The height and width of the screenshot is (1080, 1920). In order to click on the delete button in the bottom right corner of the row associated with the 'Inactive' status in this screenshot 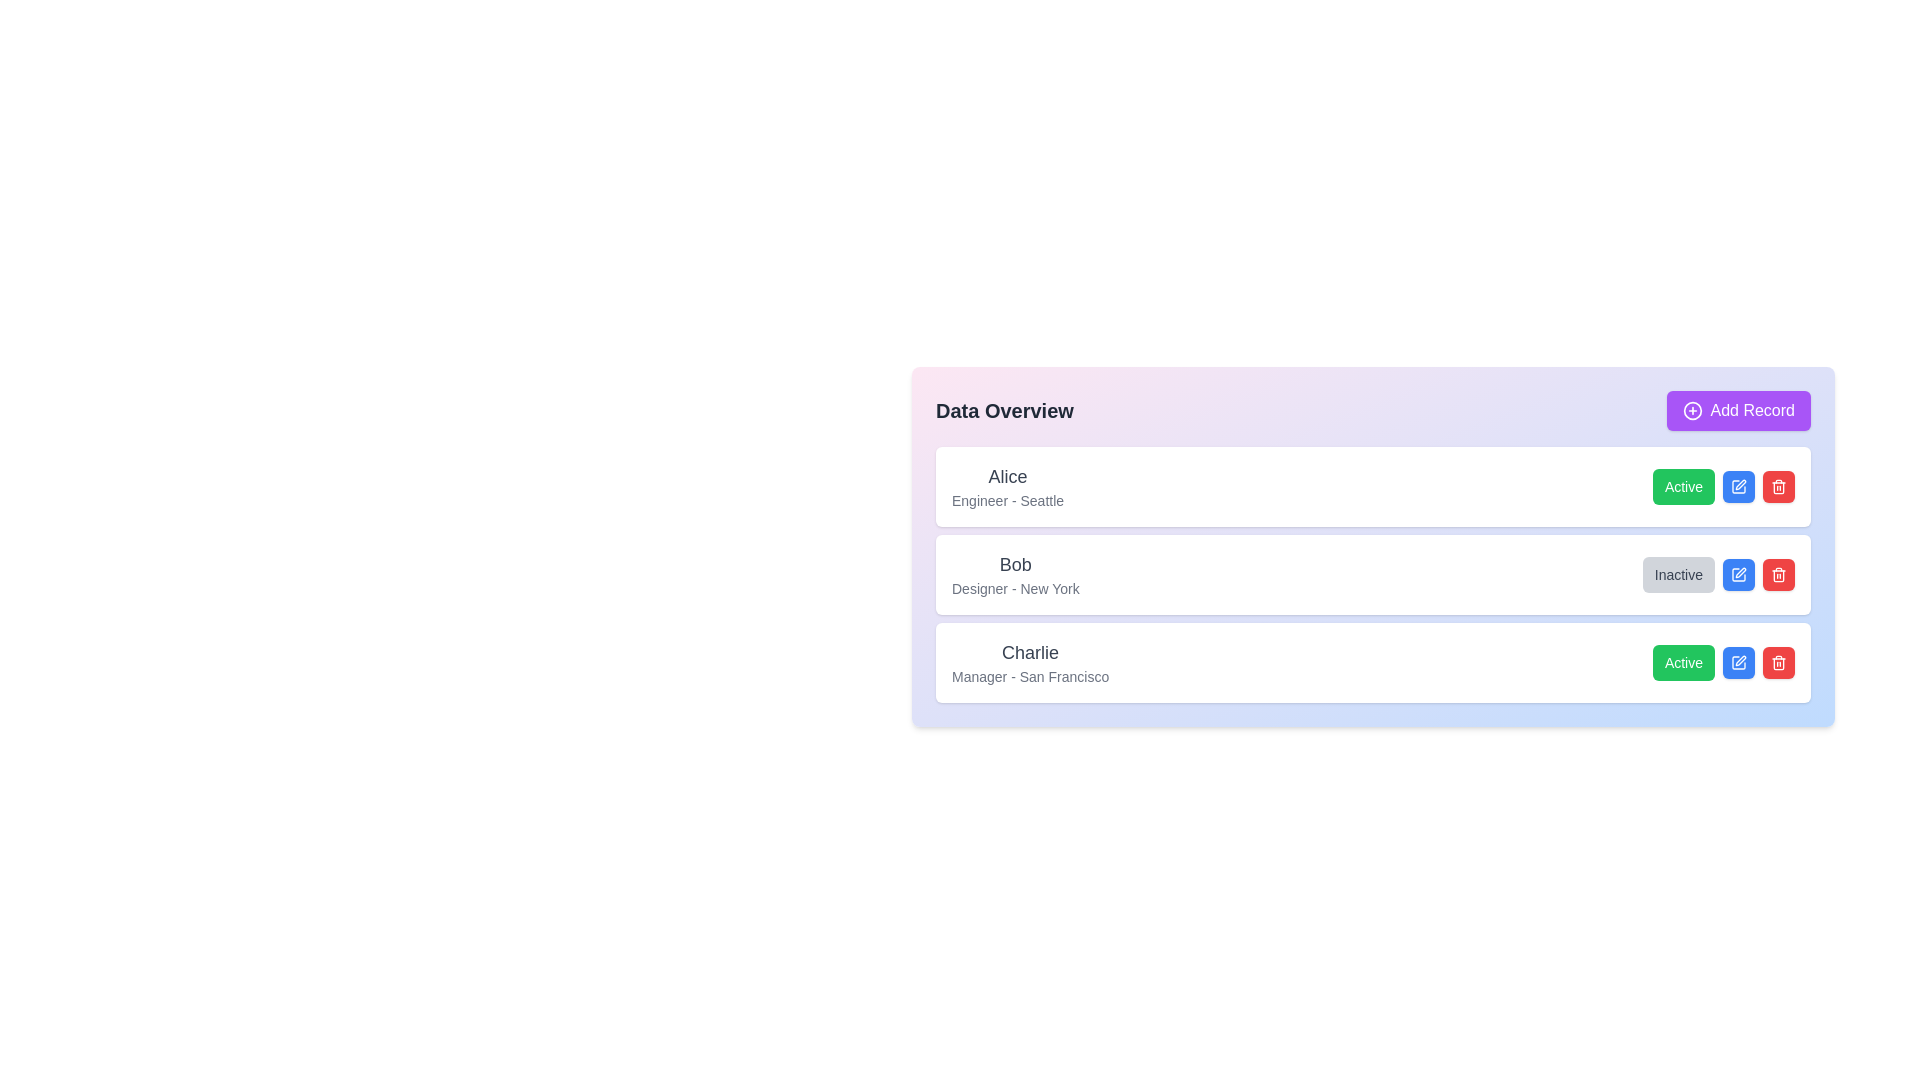, I will do `click(1779, 574)`.